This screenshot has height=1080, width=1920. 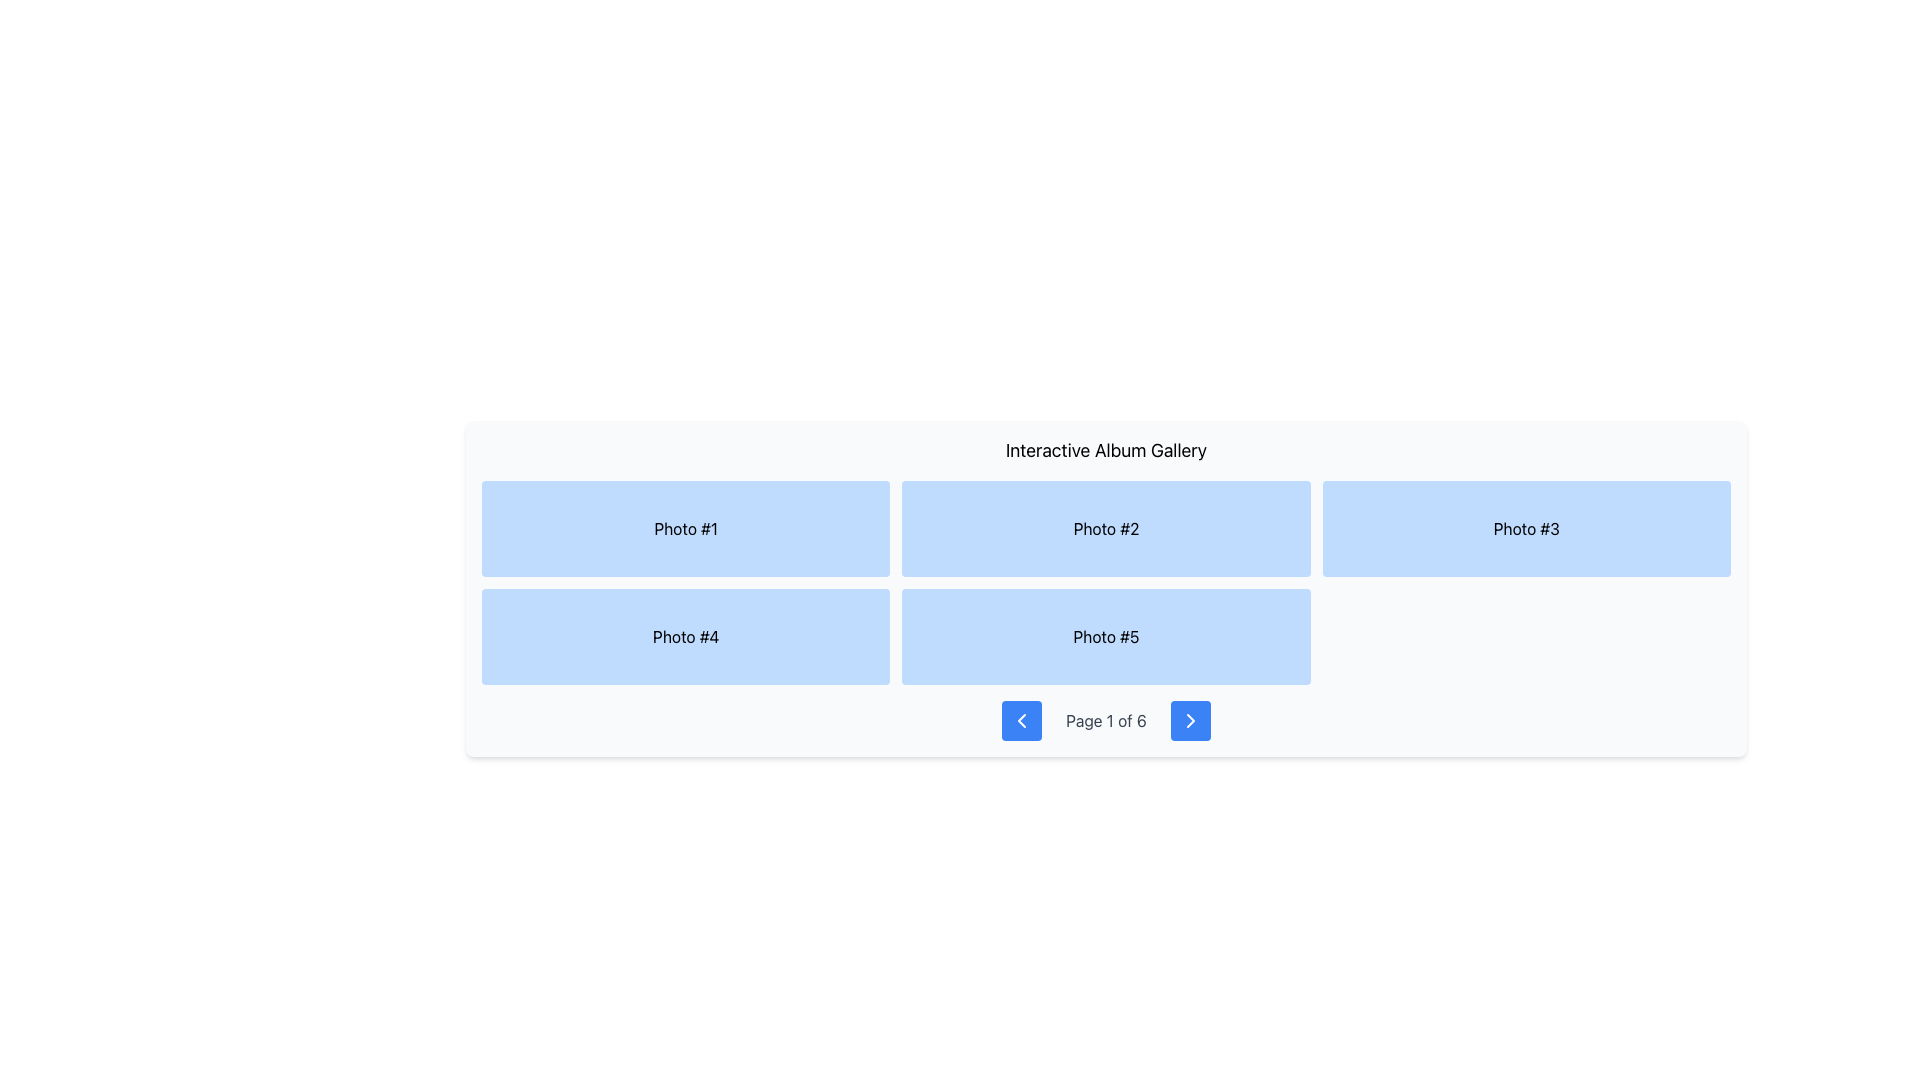 I want to click on the SVG icon within the circular button located at the bottom center of the page, so click(x=1022, y=721).